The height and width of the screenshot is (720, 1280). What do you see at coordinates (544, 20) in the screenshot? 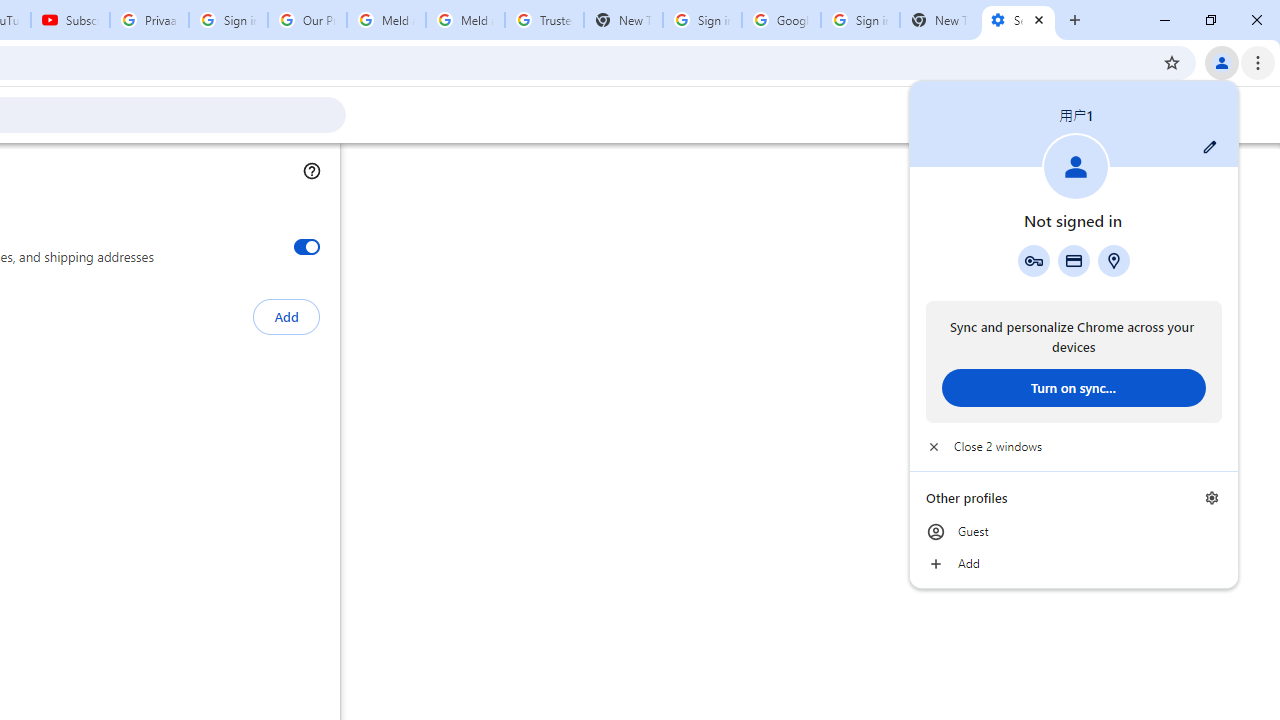
I see `'Trusted Information and Content - Google Safety Center'` at bounding box center [544, 20].